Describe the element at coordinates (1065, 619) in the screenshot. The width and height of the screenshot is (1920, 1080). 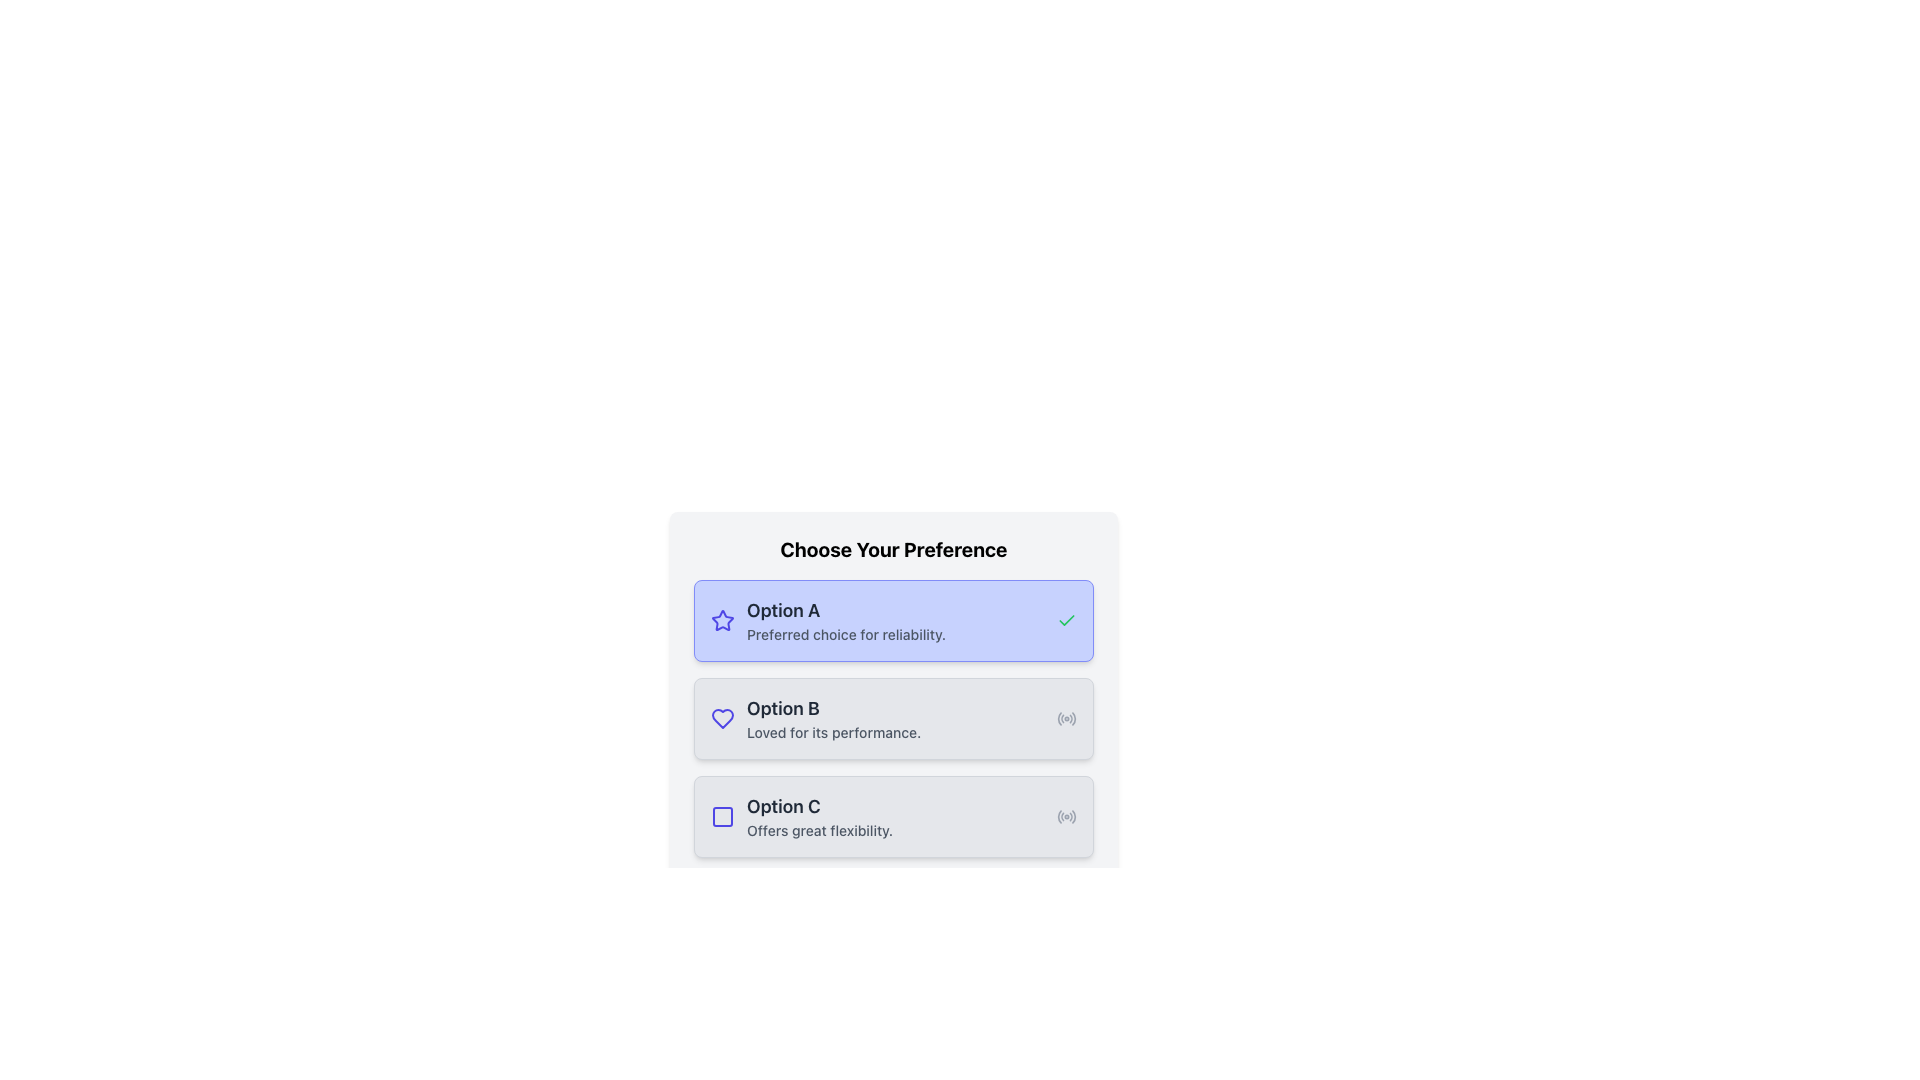
I see `the green checkmark icon located on the right side of the 'Option A' selection box in the preference selection interface` at that location.